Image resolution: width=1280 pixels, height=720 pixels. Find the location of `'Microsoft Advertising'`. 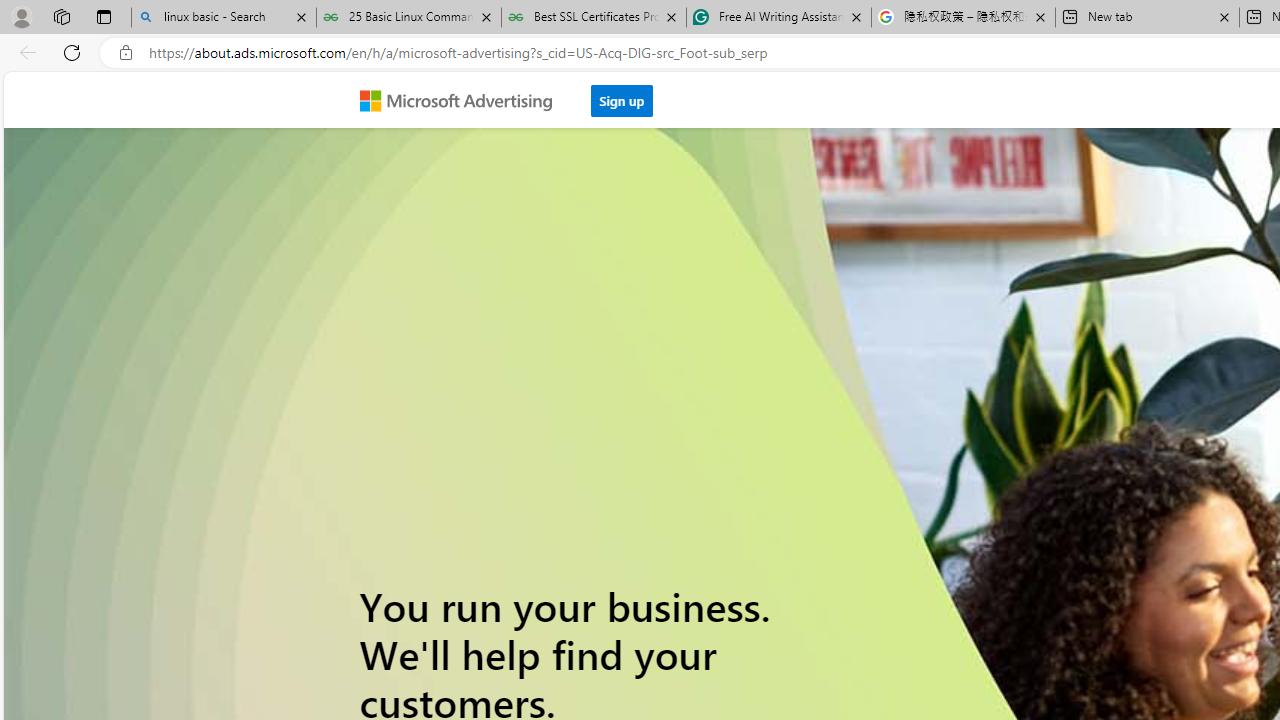

'Microsoft Advertising' is located at coordinates (463, 99).